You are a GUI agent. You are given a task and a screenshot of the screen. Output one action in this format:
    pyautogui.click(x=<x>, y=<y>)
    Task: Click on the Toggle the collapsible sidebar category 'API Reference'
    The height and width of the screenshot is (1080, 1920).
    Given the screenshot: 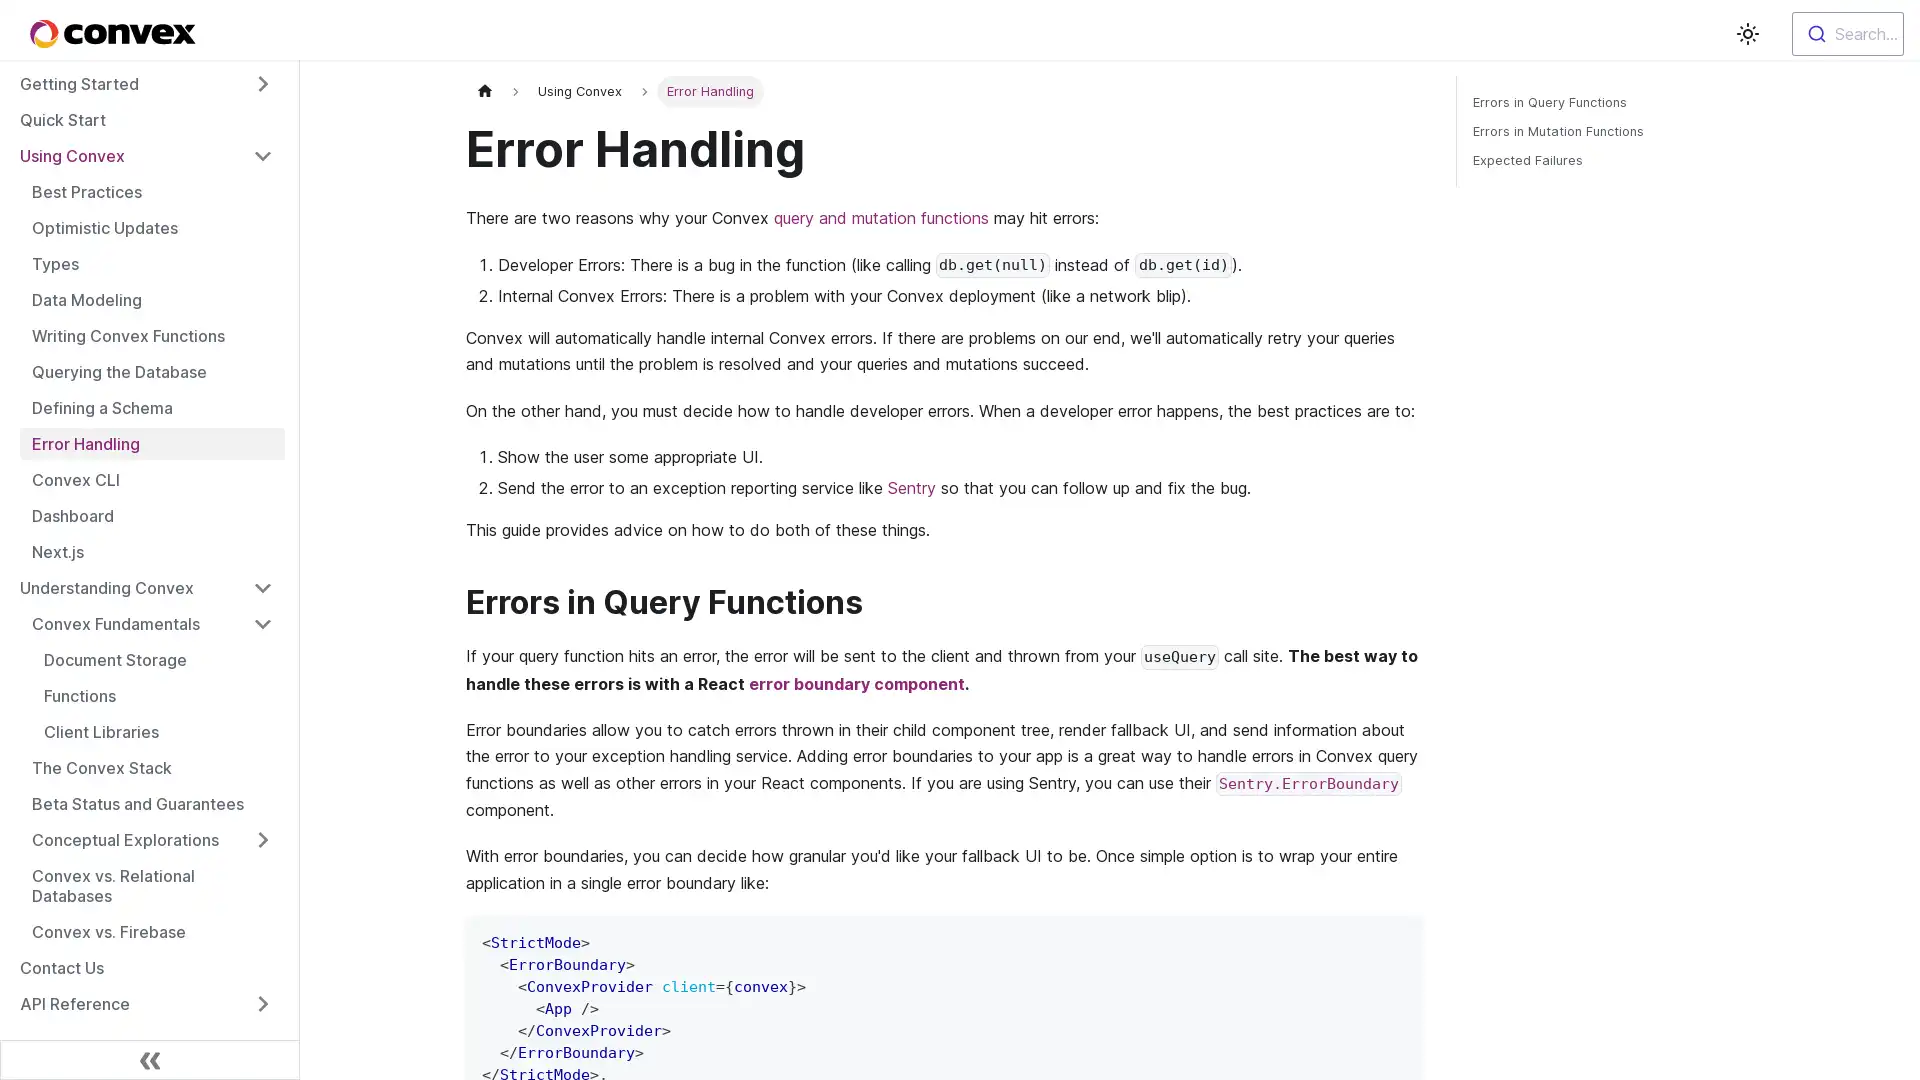 What is the action you would take?
    pyautogui.click(x=262, y=1003)
    